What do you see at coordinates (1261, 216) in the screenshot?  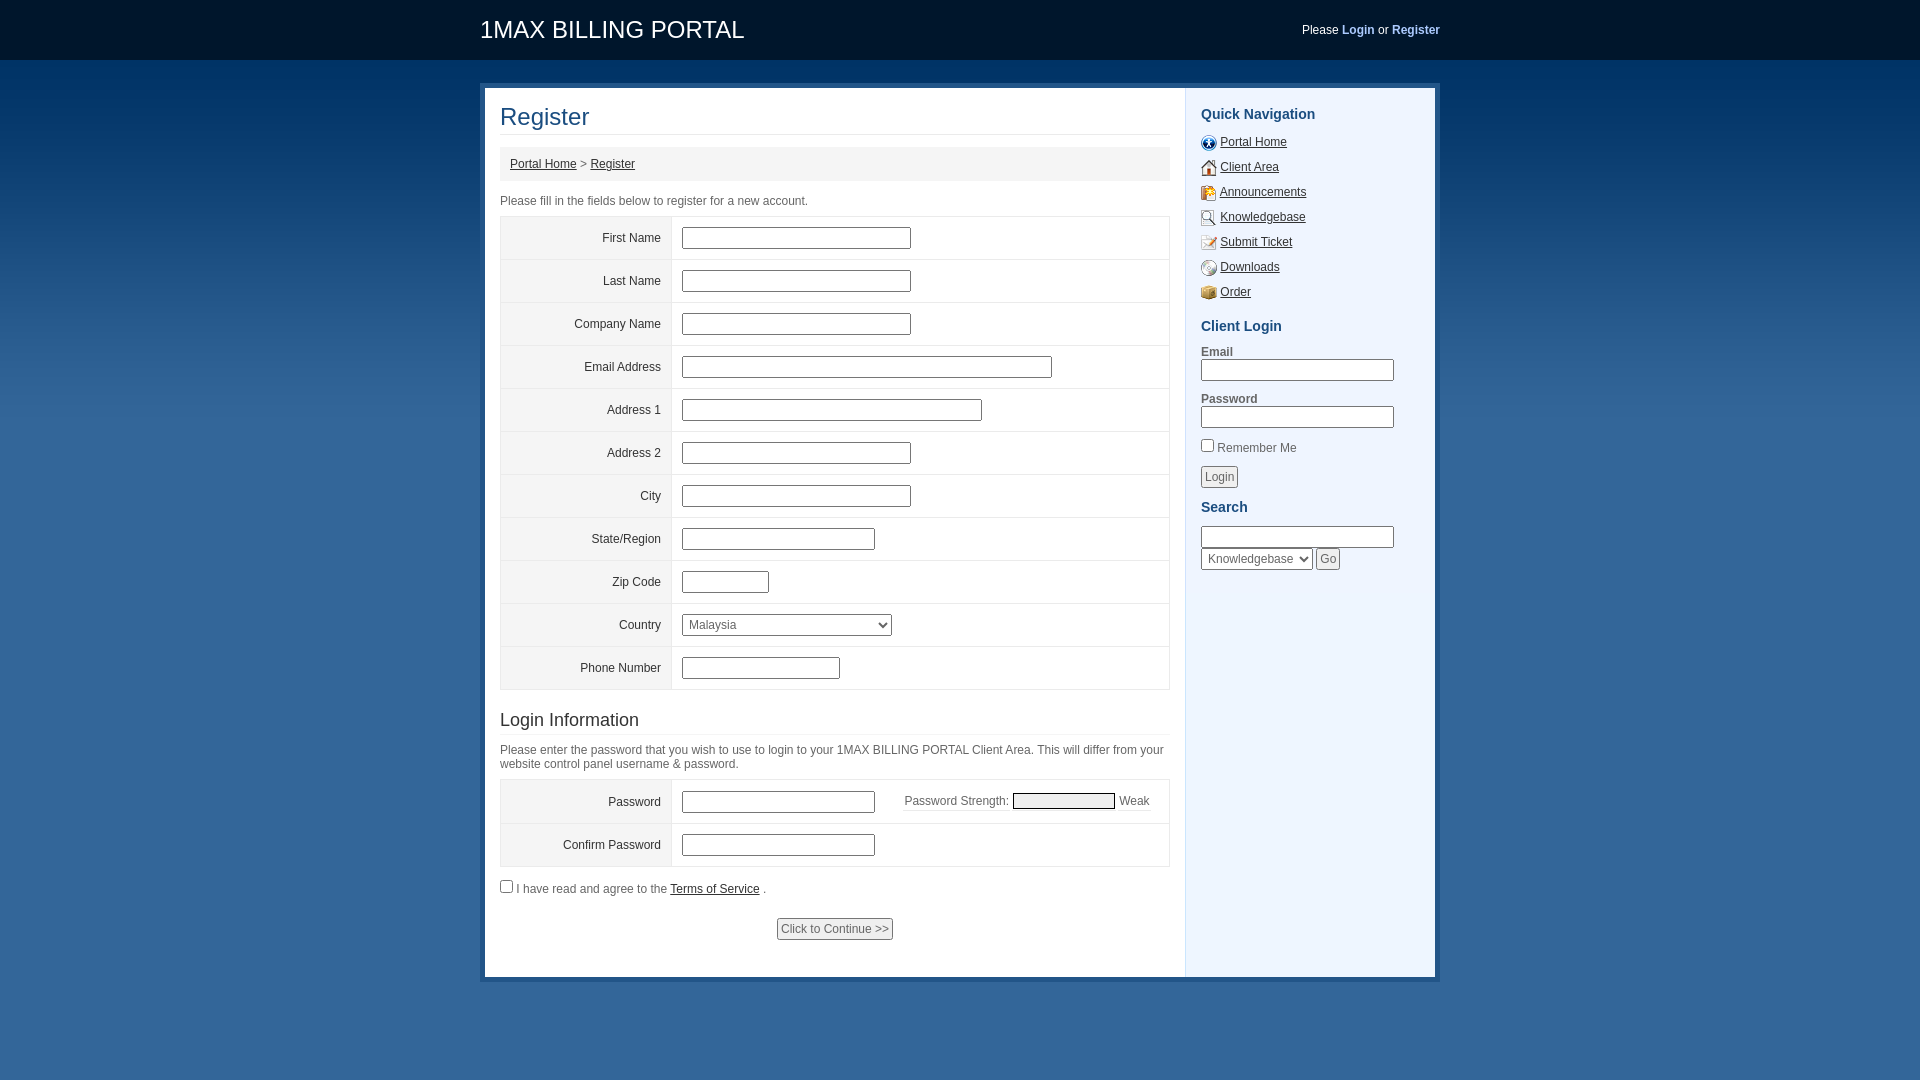 I see `'Knowledgebase'` at bounding box center [1261, 216].